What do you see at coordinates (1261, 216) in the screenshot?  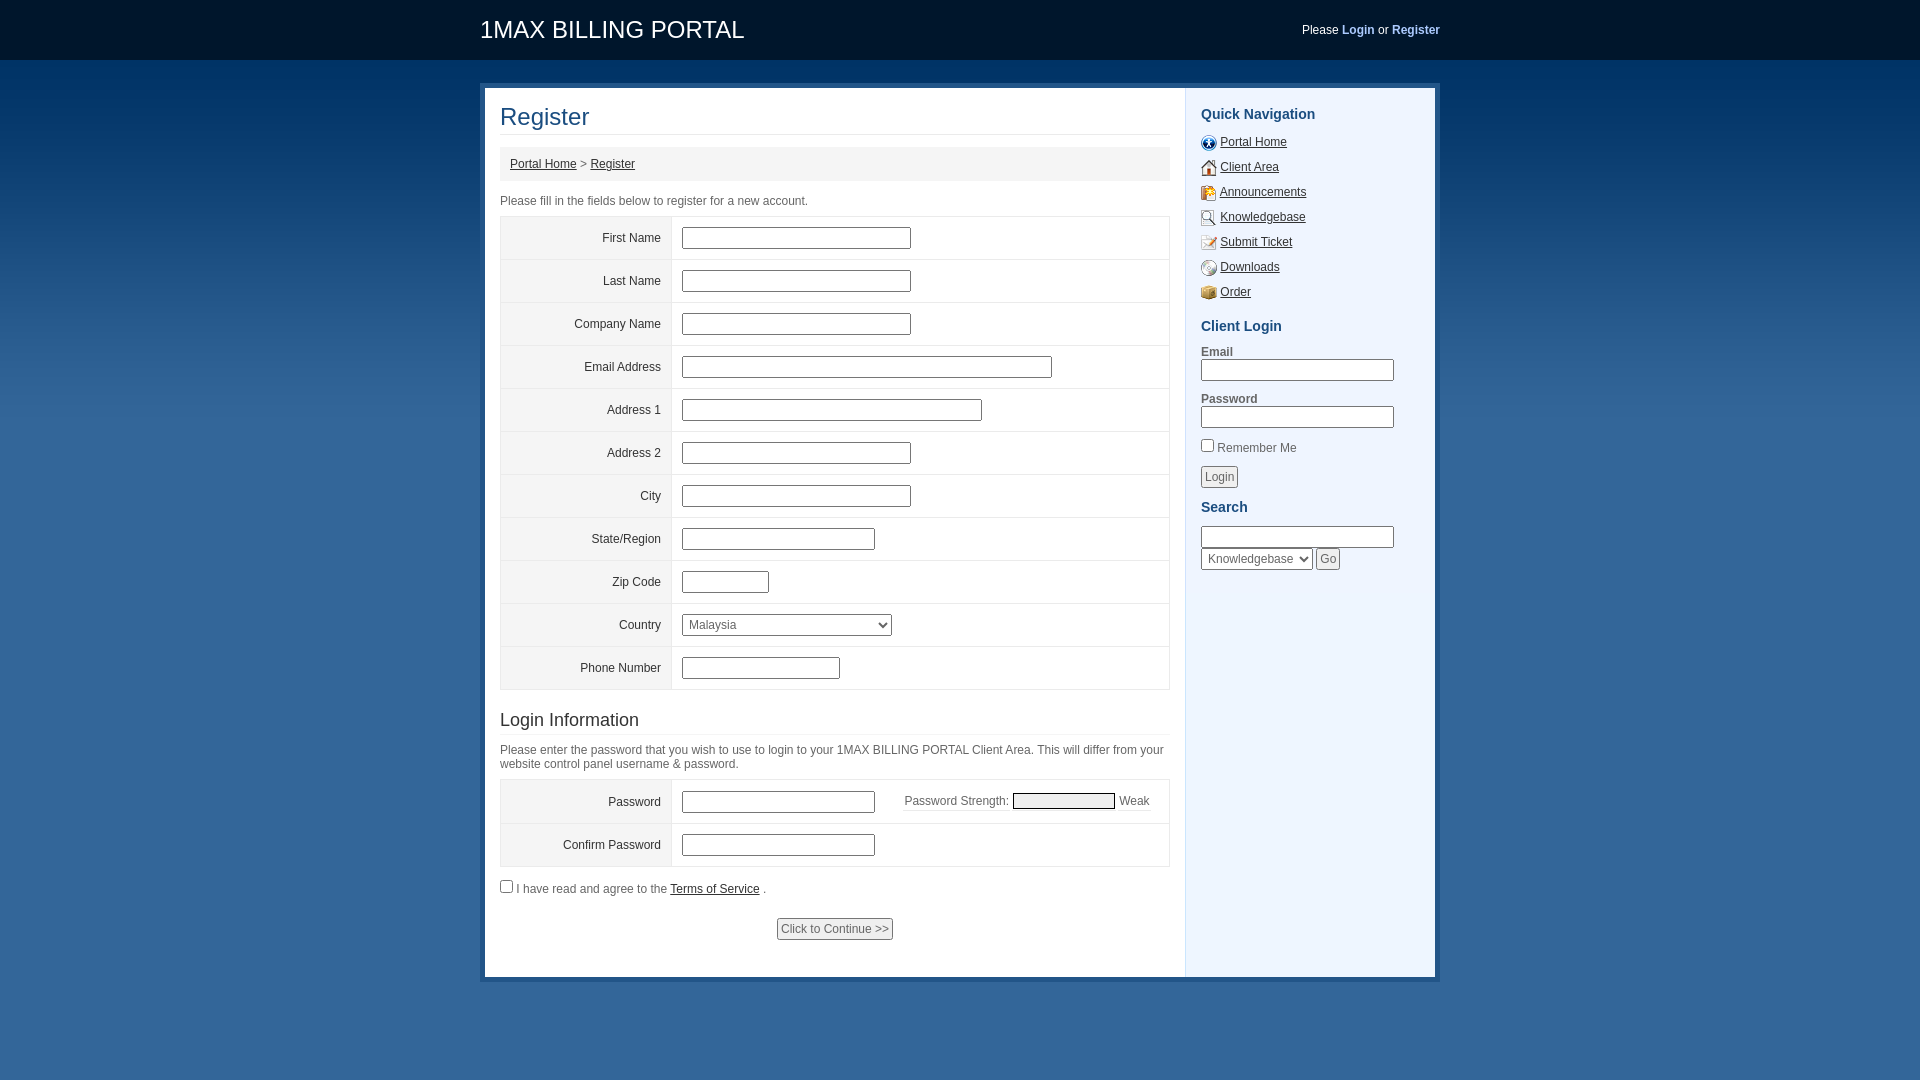 I see `'Knowledgebase'` at bounding box center [1261, 216].